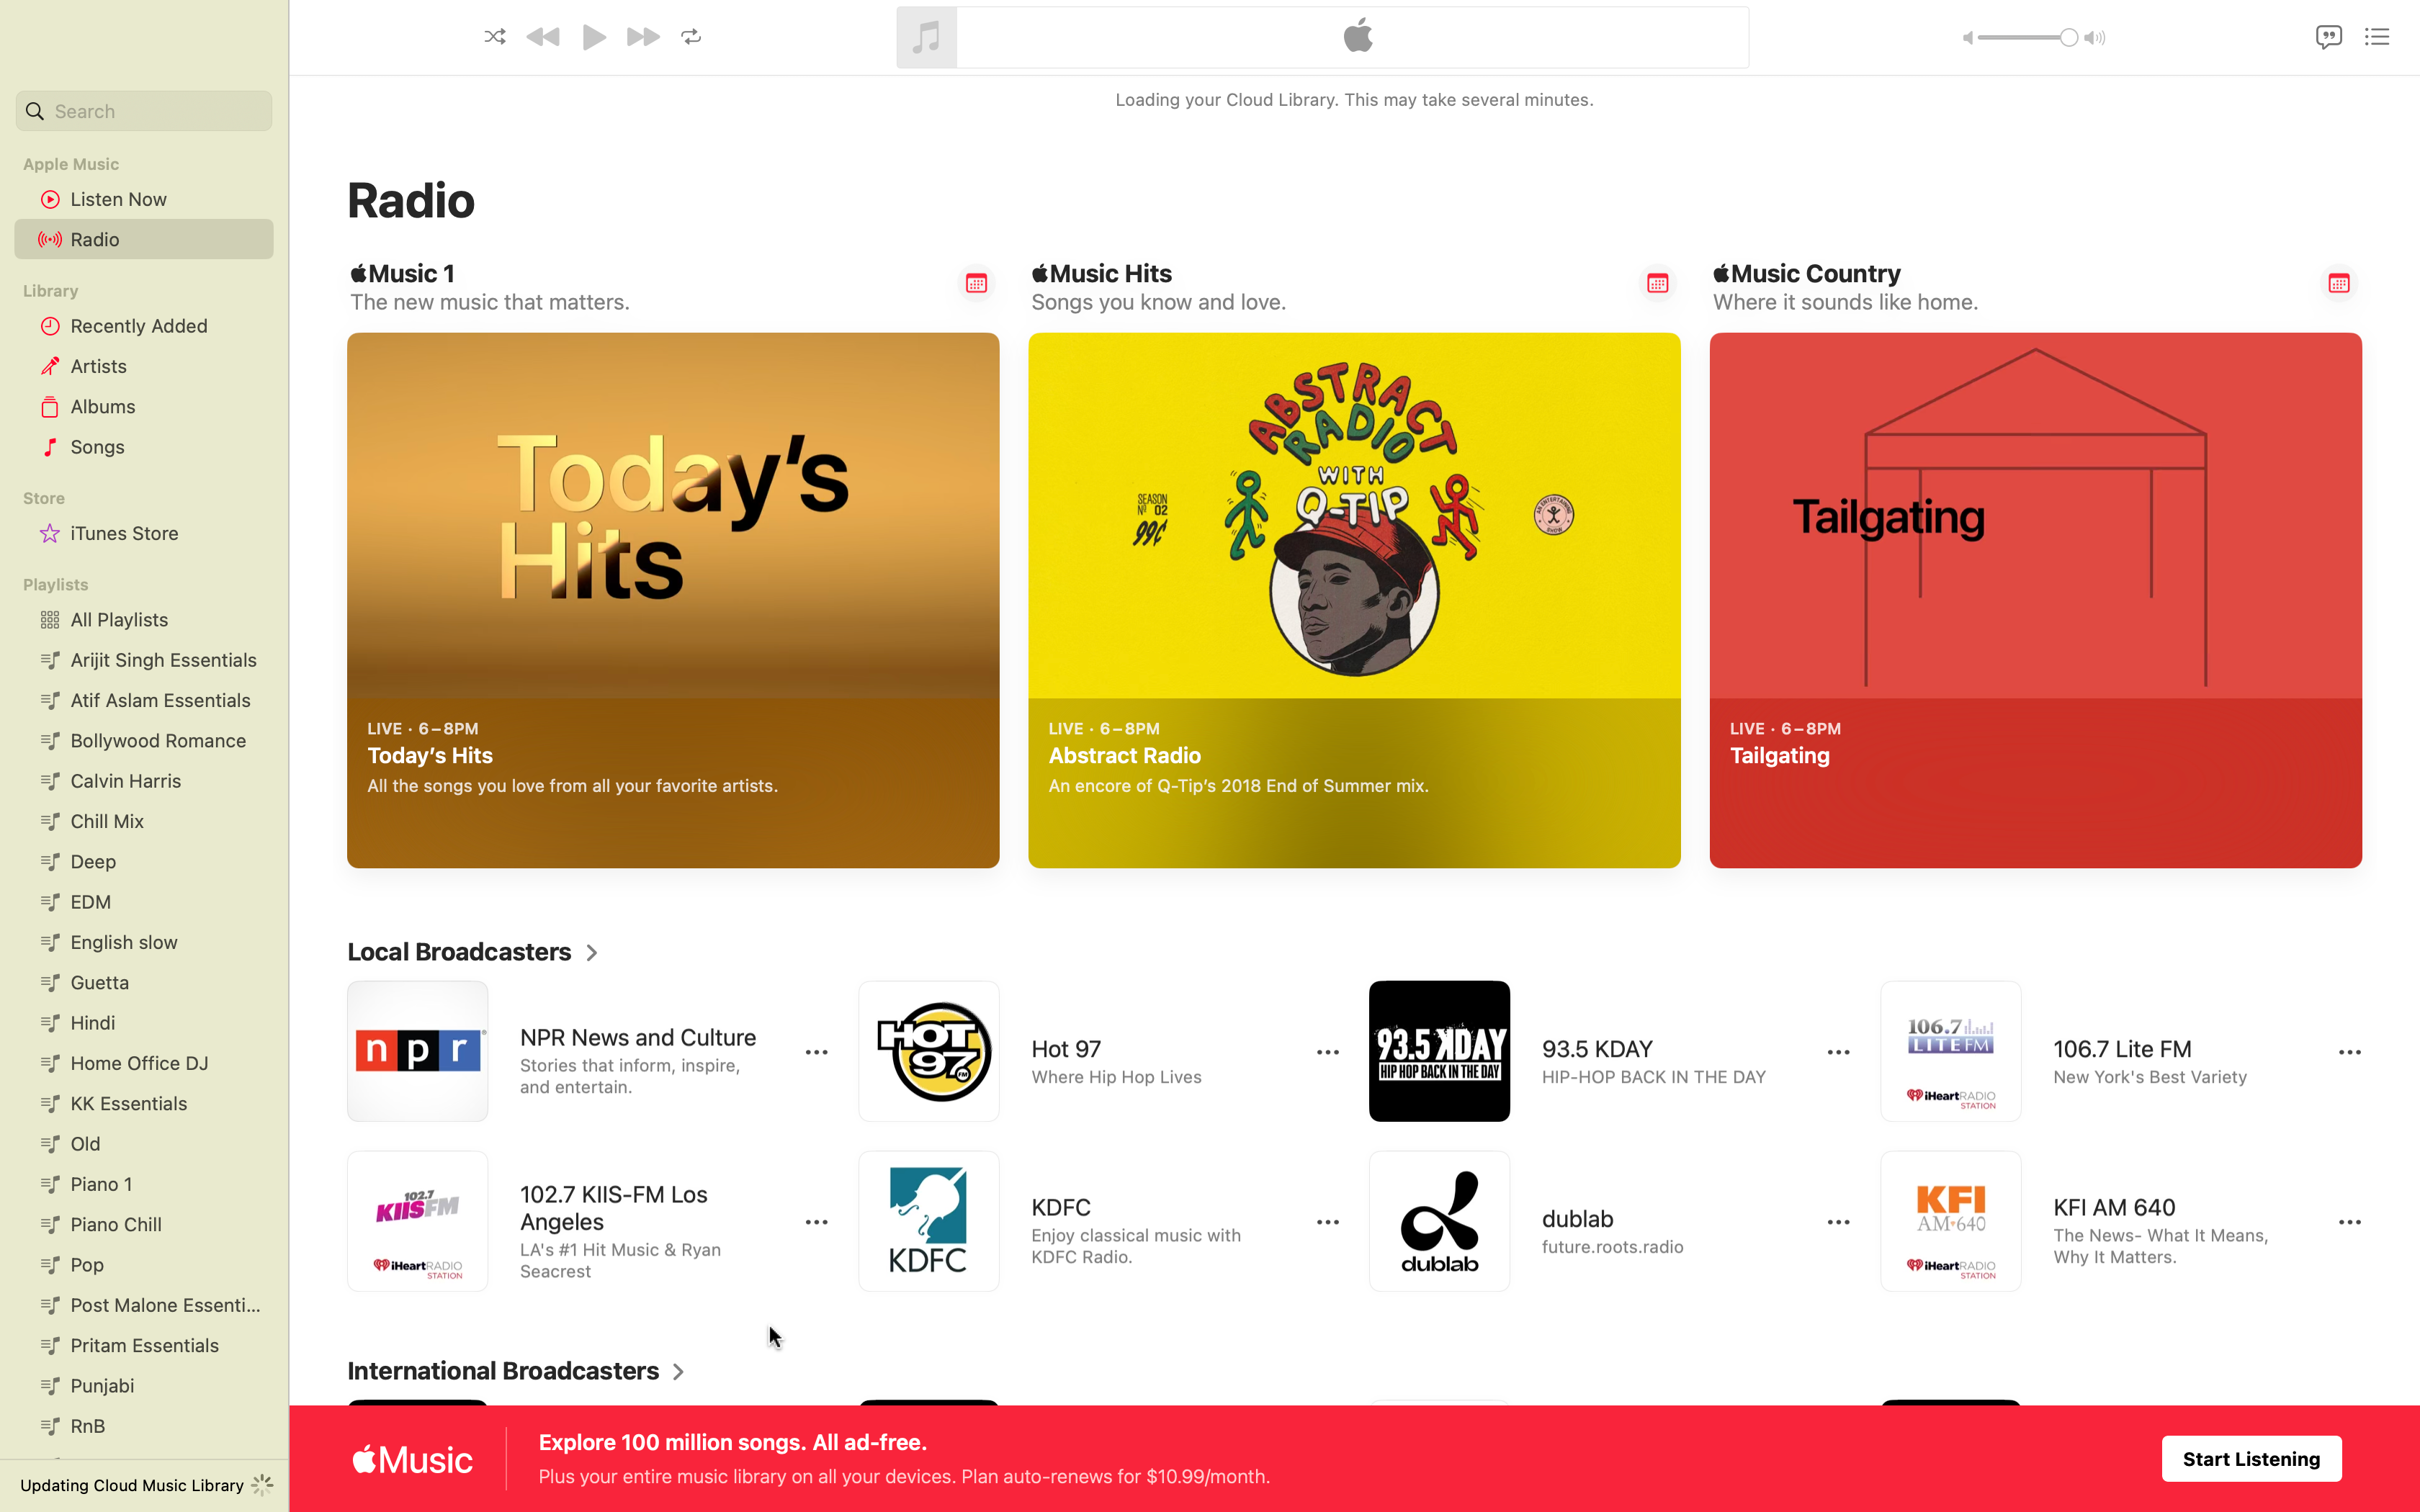 This screenshot has height=1512, width=2420. Describe the element at coordinates (4548390, 1257984) in the screenshot. I see `Hover over Abstract Radio` at that location.